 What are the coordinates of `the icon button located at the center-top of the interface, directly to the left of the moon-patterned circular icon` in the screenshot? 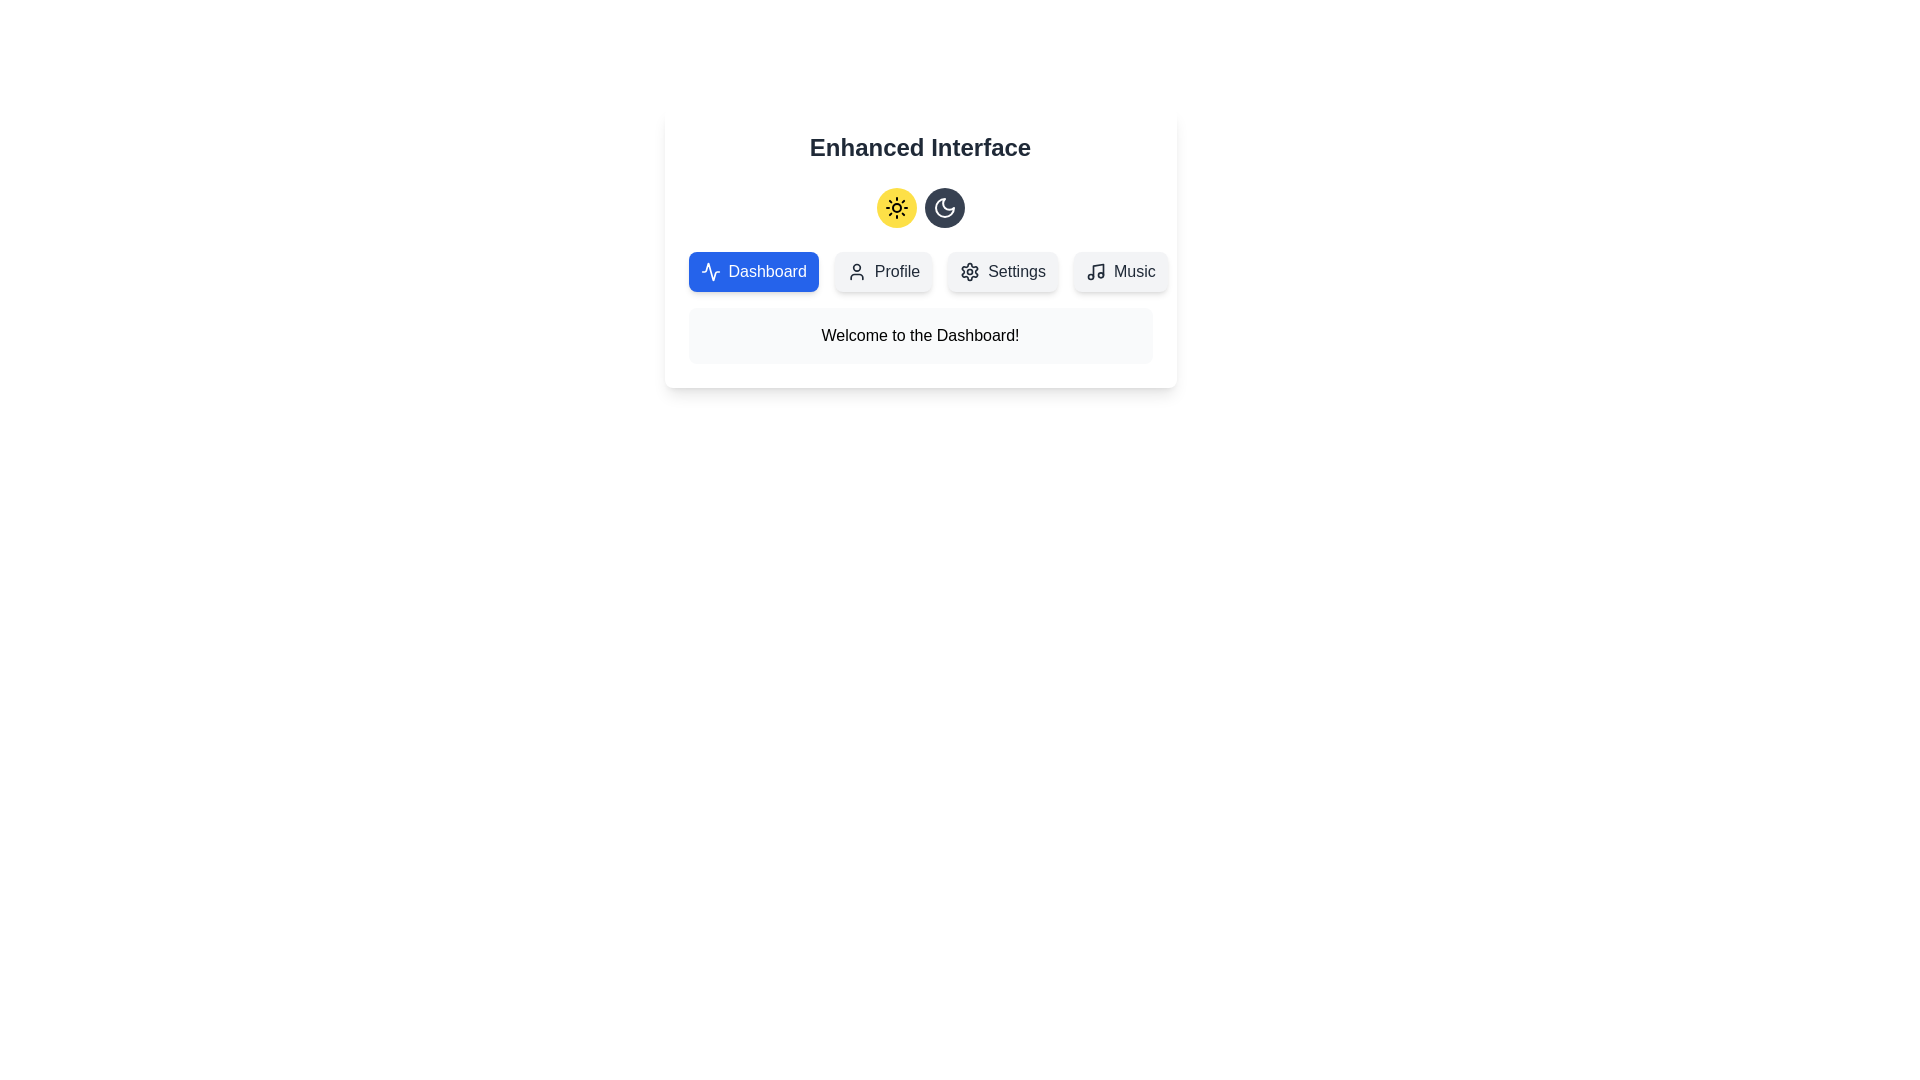 It's located at (895, 208).